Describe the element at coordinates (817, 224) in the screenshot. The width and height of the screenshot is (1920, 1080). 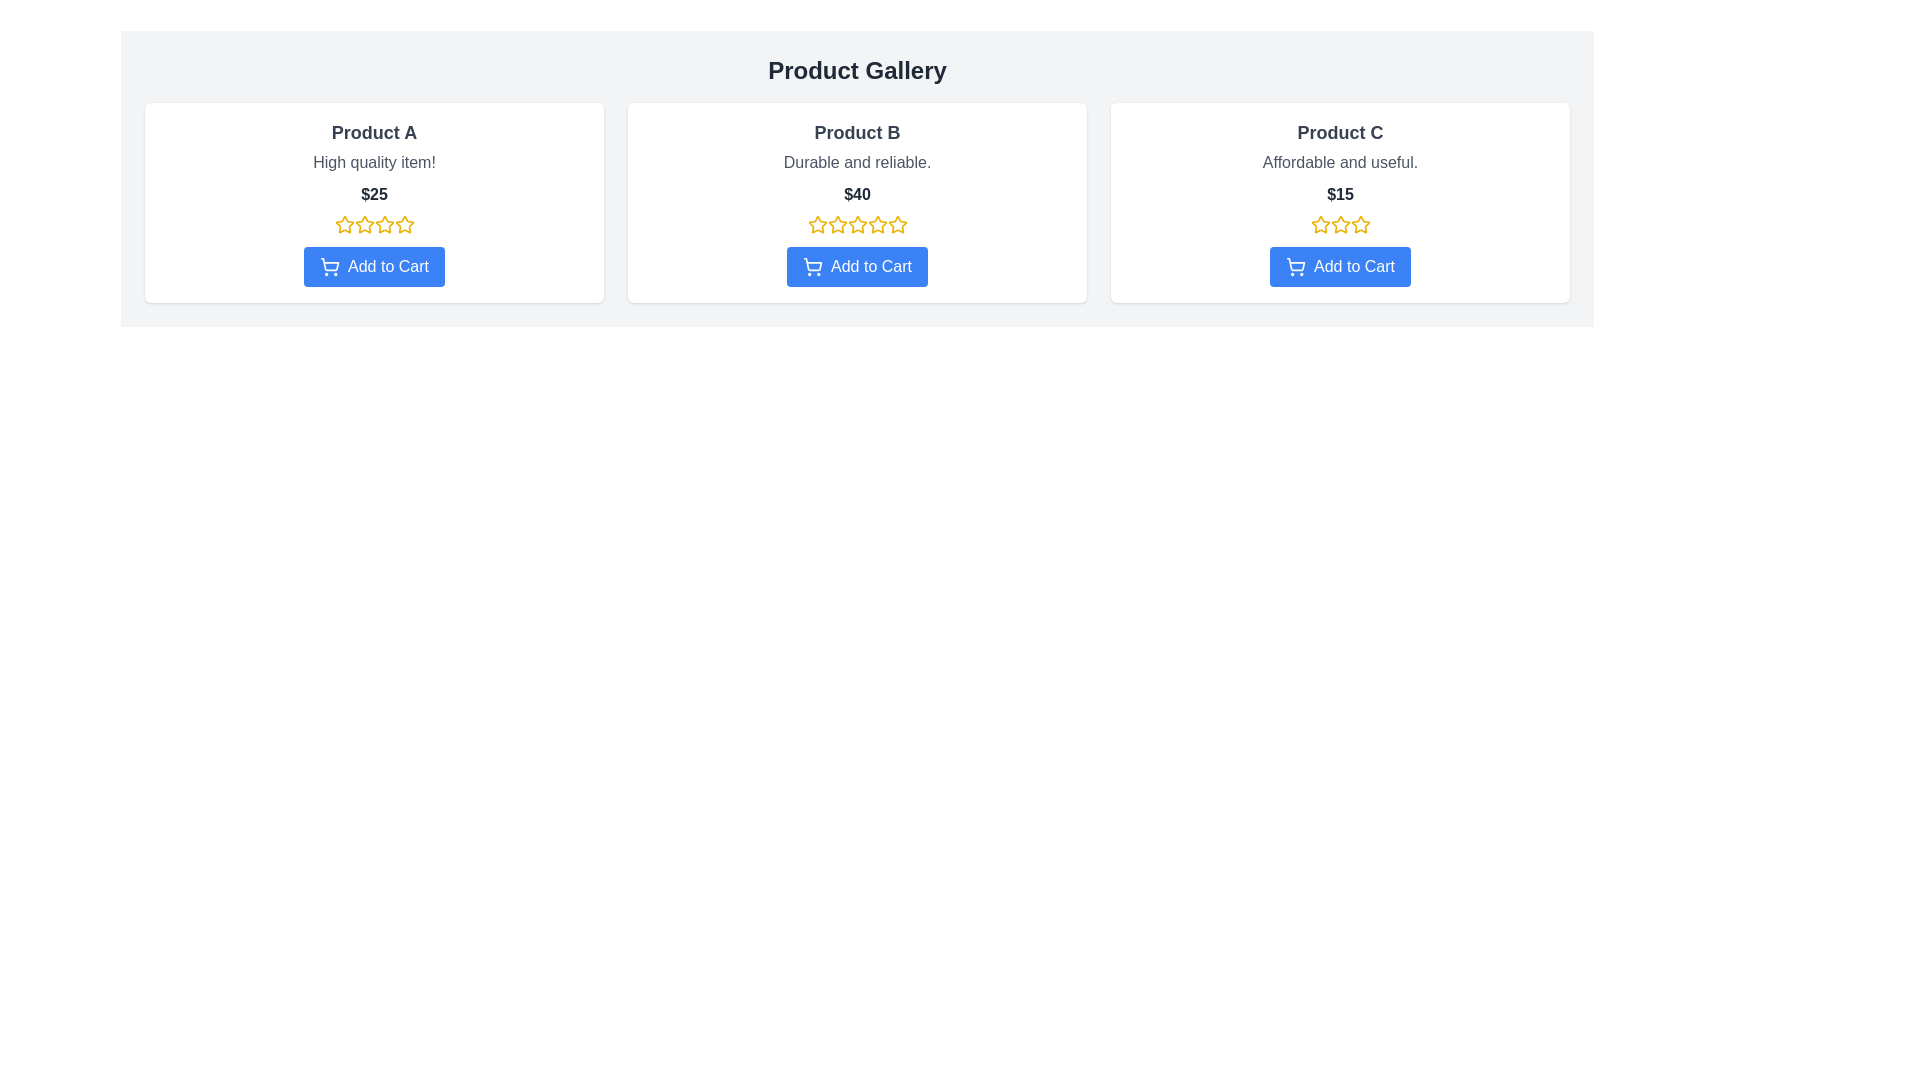
I see `the first yellow star icon in the rating section for 'Product B' to rate it` at that location.